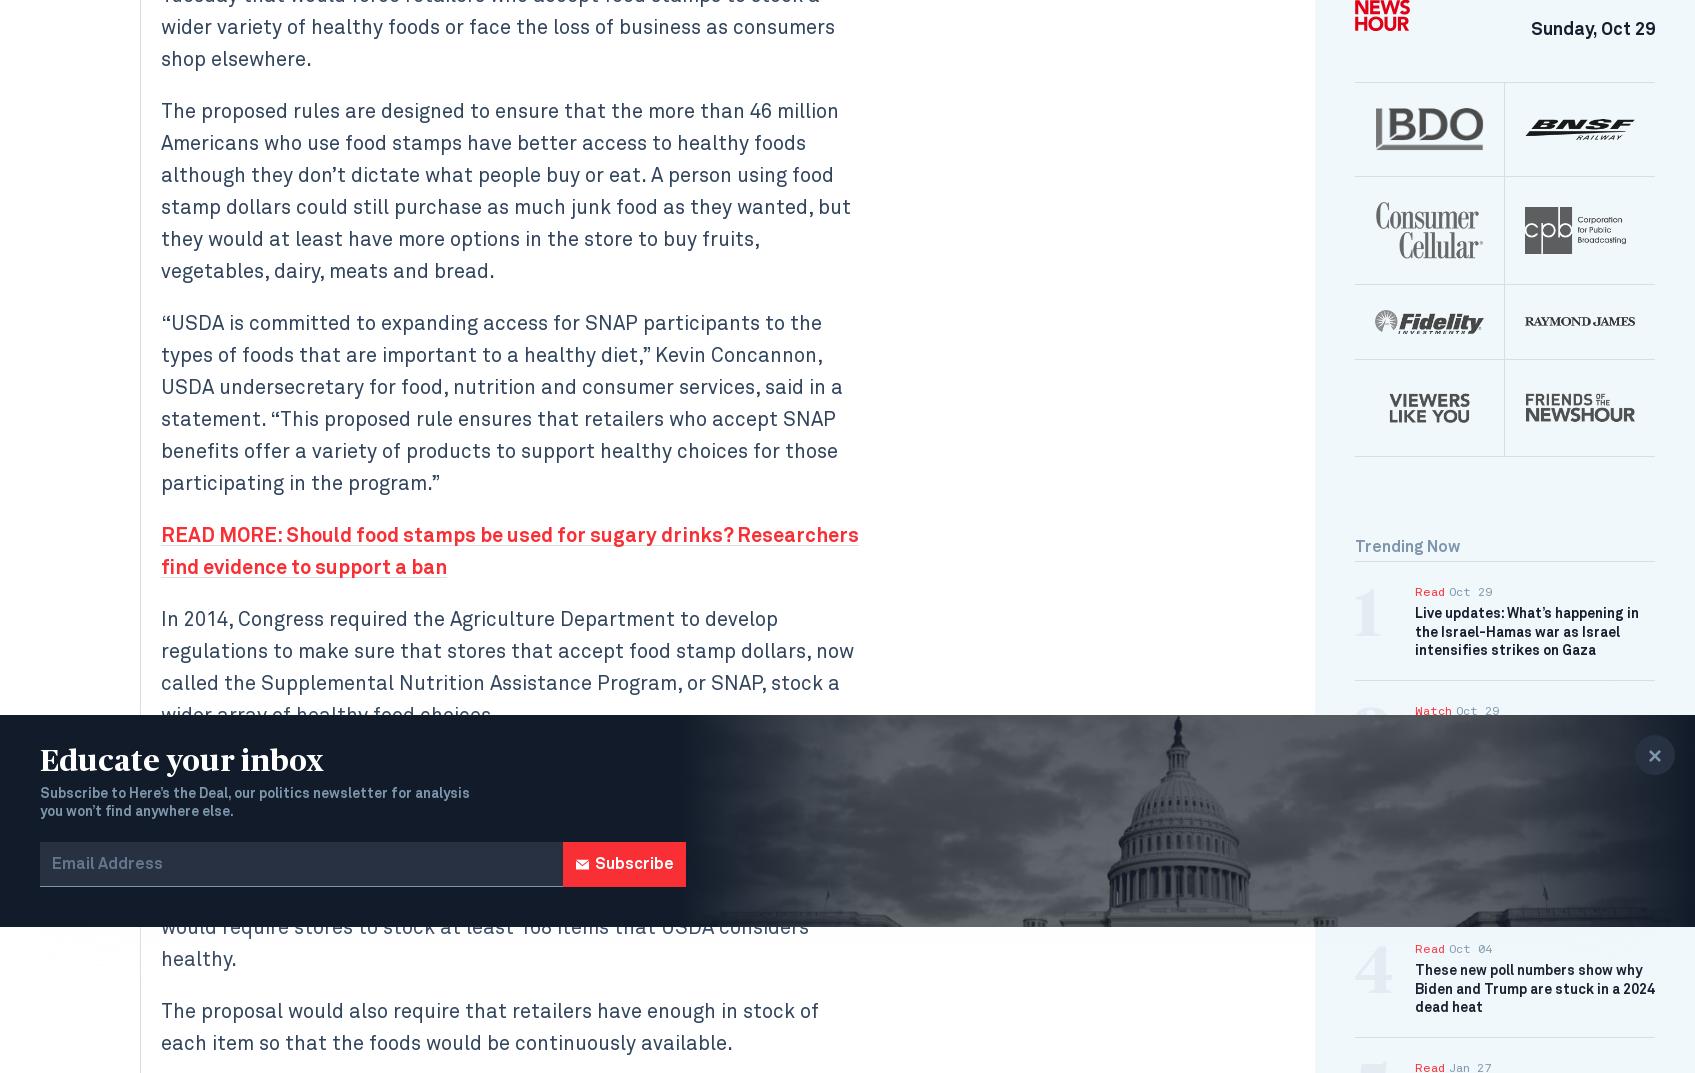 This screenshot has height=1073, width=1695. Describe the element at coordinates (1532, 749) in the screenshot. I see `'Why pharmacy workers are going on strike amid widespread store closures'` at that location.